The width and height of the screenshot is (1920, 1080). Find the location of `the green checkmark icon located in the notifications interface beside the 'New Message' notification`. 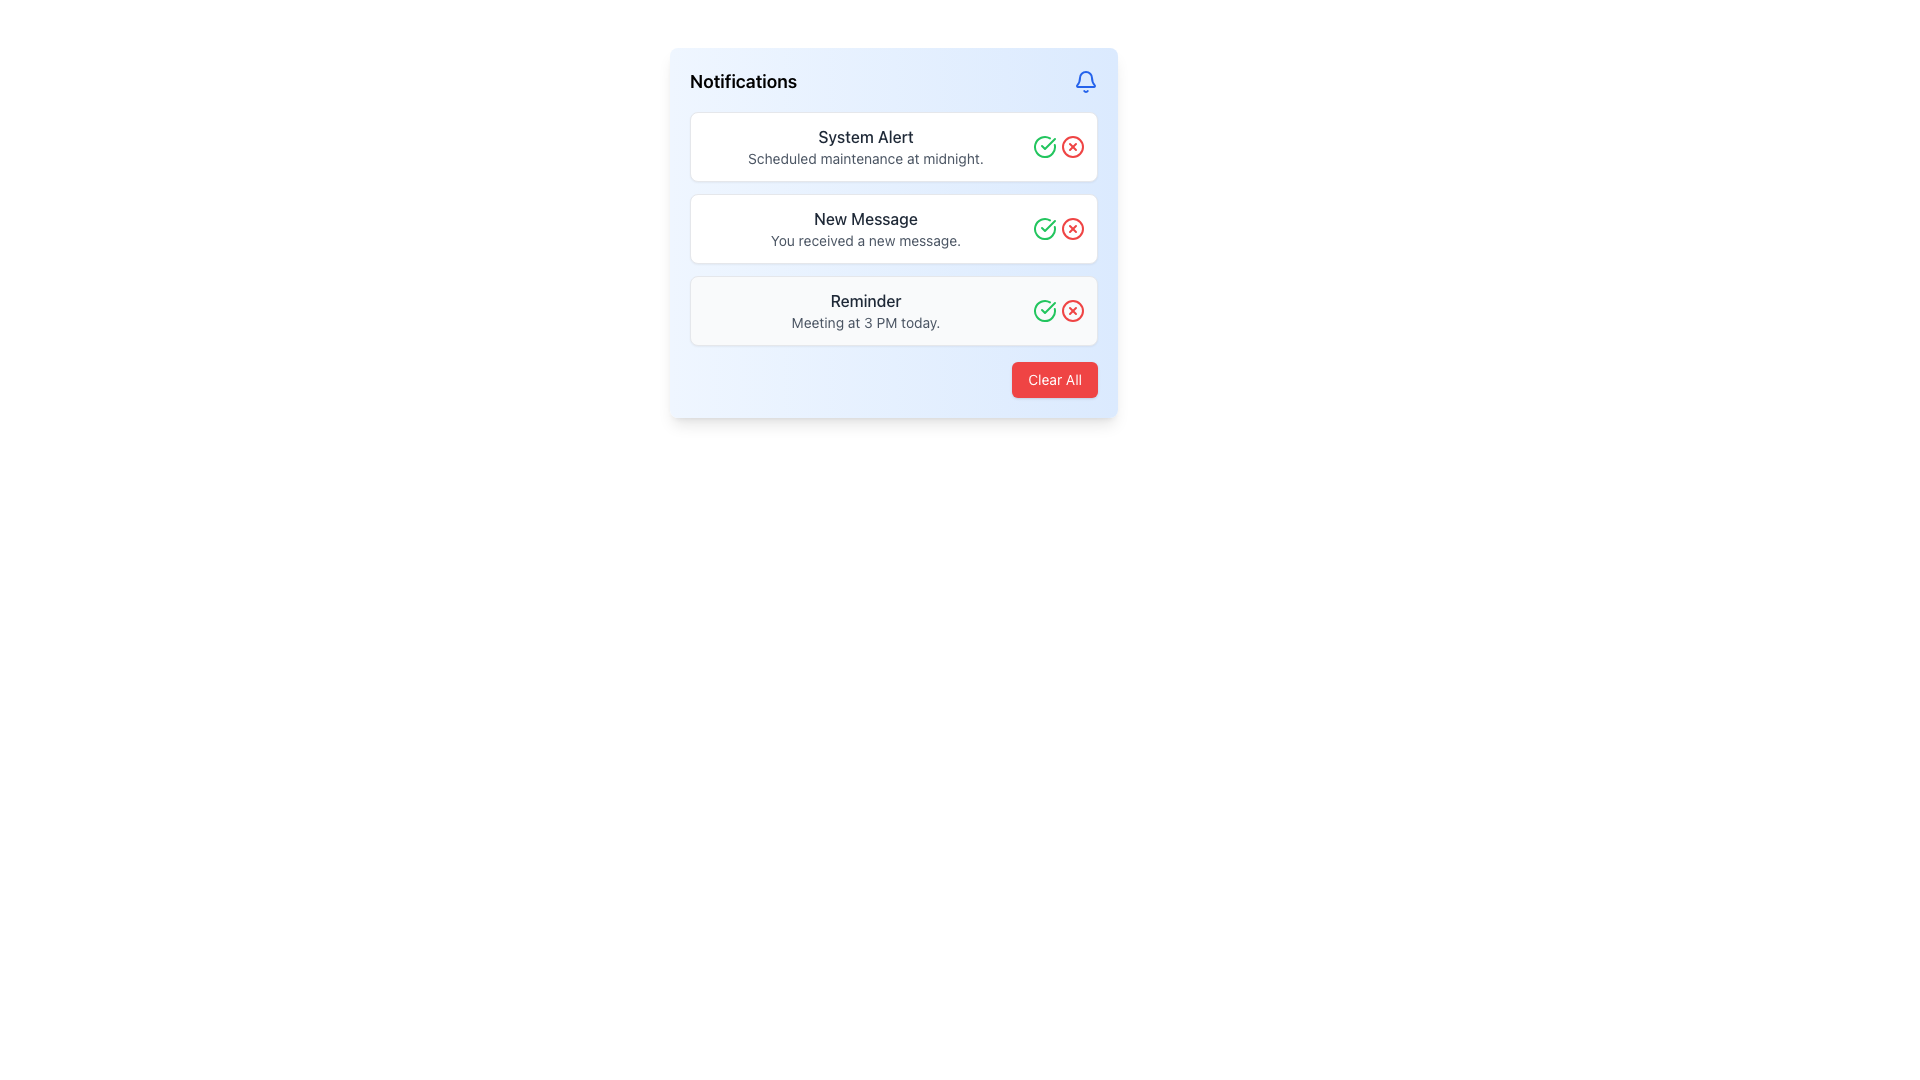

the green checkmark icon located in the notifications interface beside the 'New Message' notification is located at coordinates (1047, 142).